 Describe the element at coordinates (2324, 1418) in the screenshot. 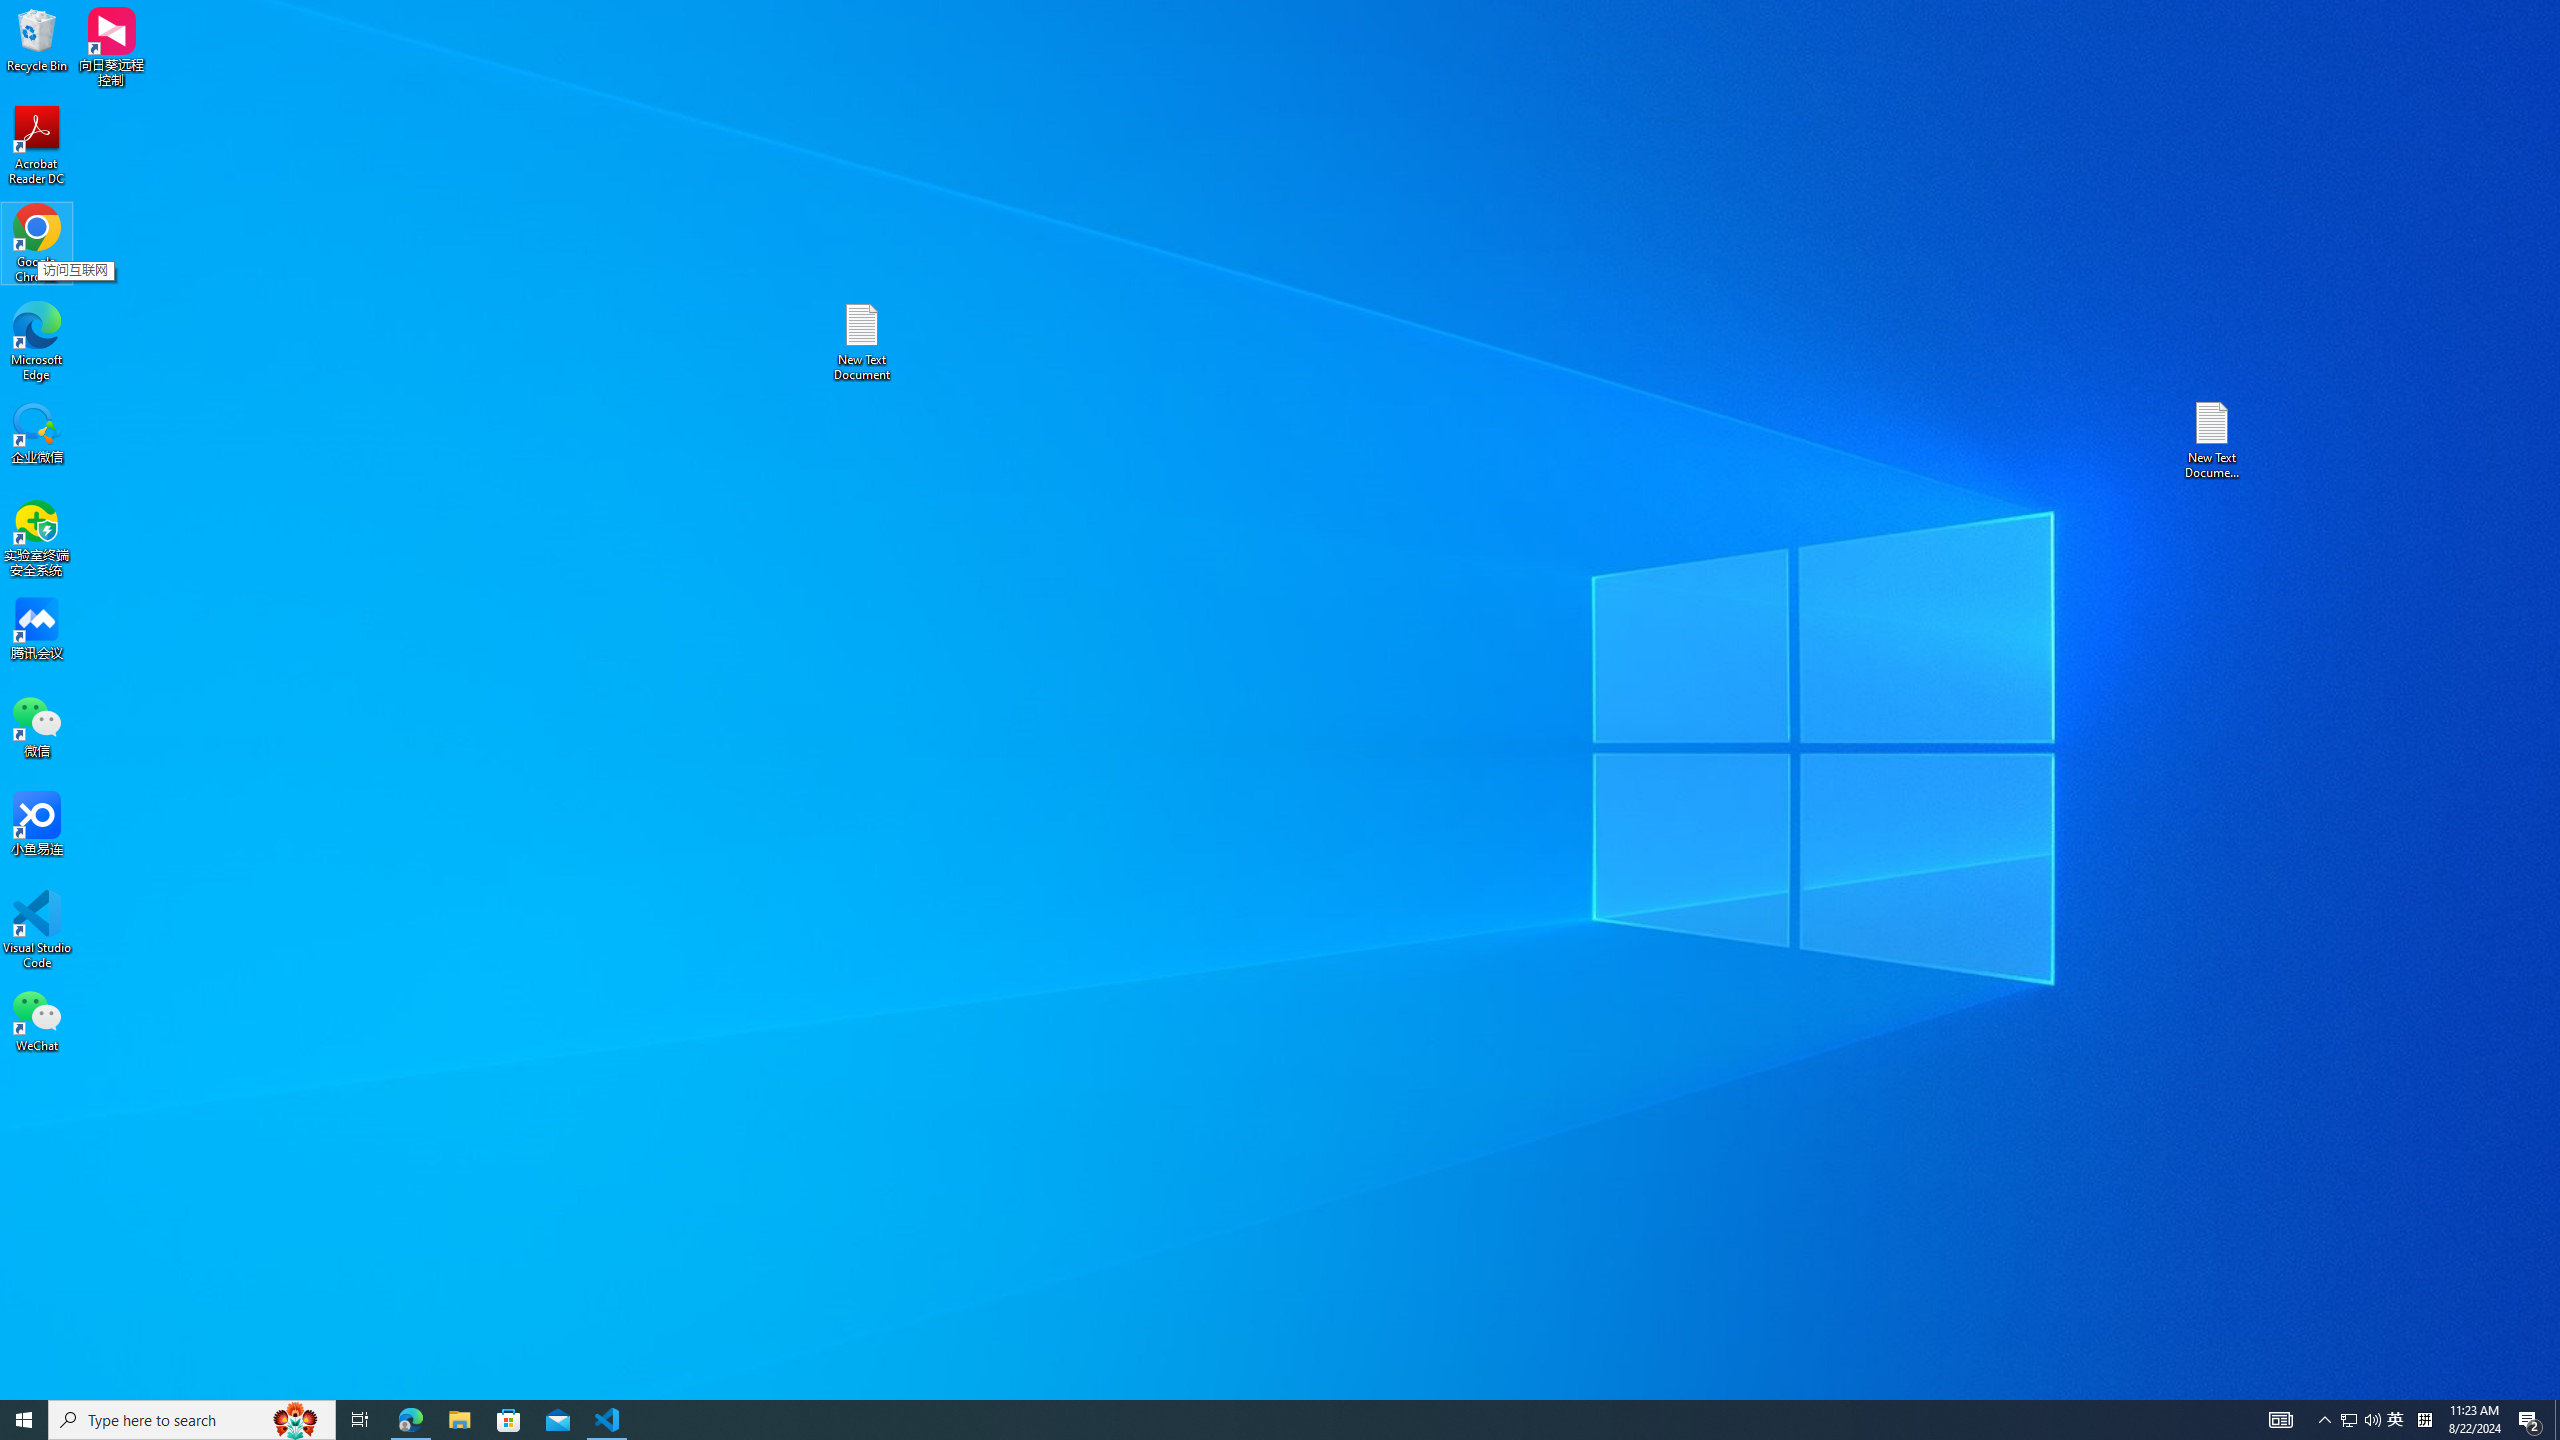

I see `'Notification Chevron'` at that location.